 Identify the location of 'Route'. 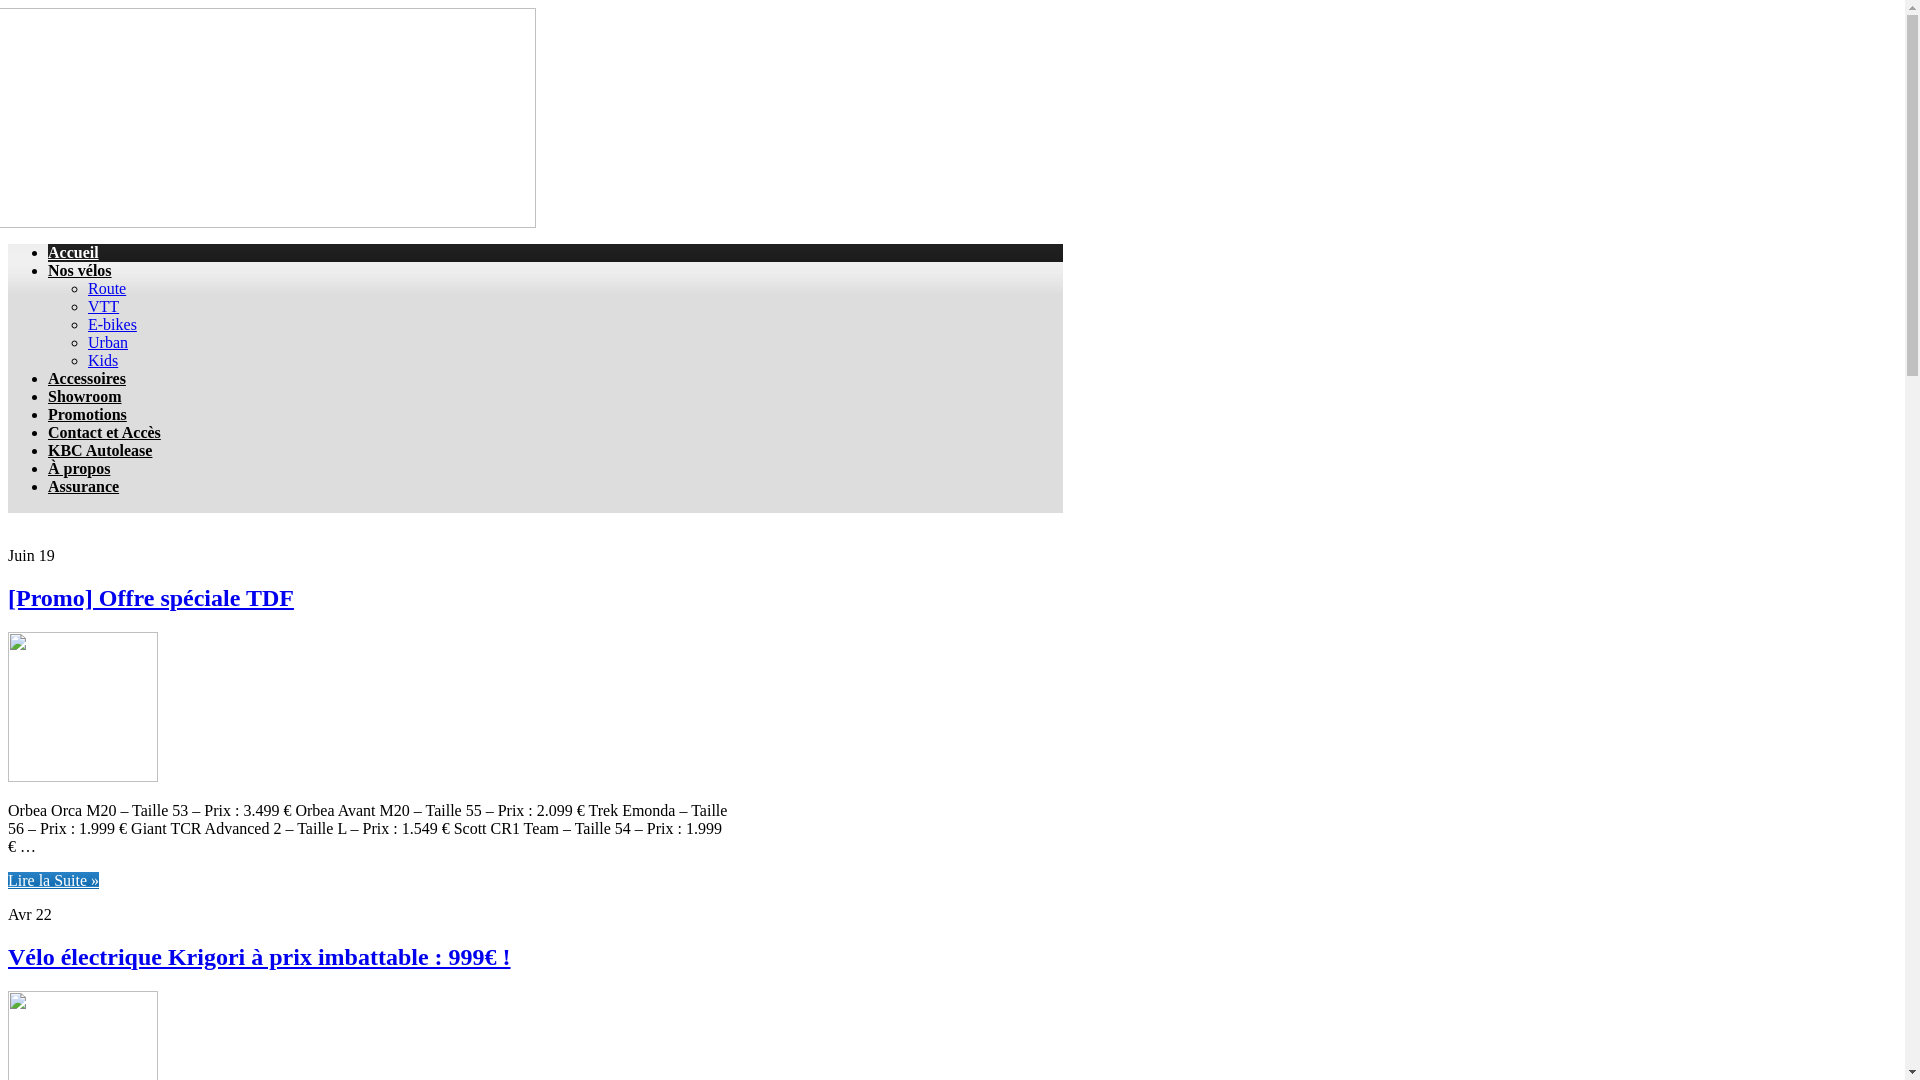
(105, 288).